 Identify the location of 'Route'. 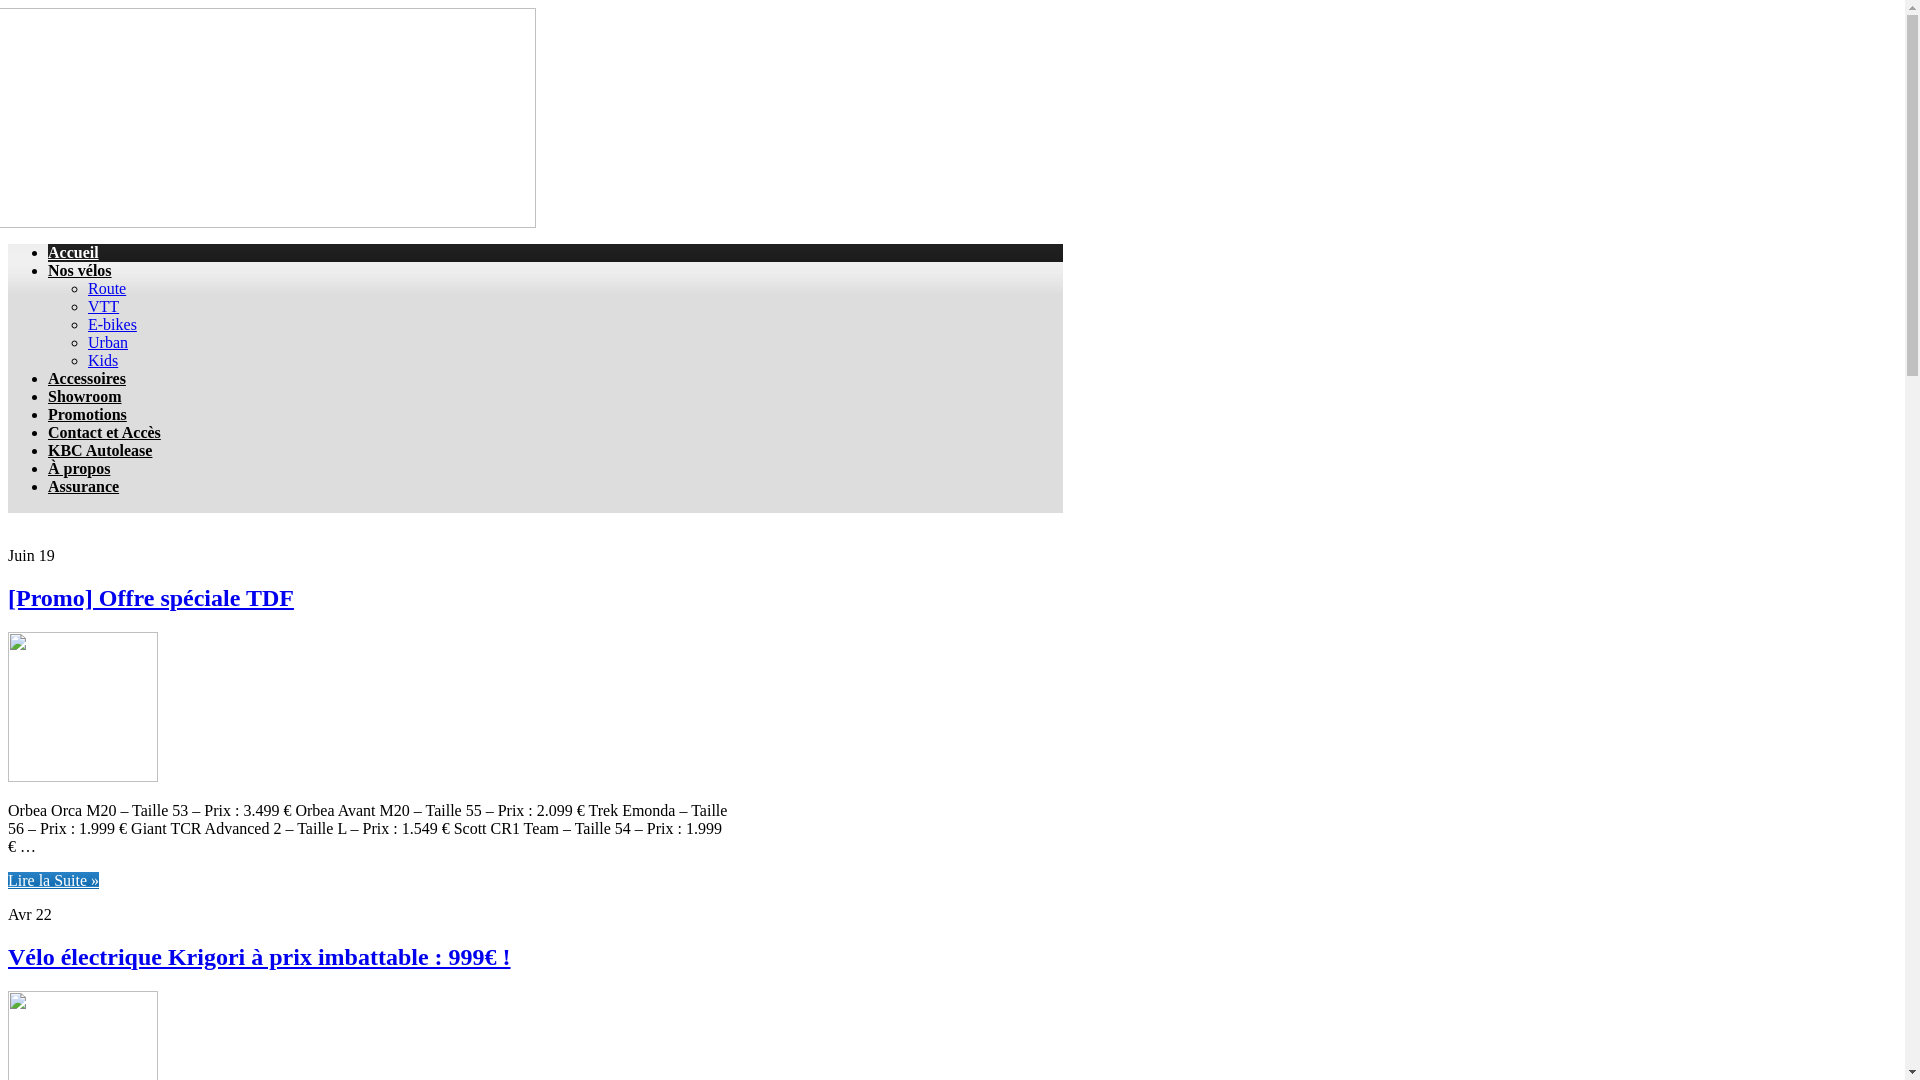
(105, 288).